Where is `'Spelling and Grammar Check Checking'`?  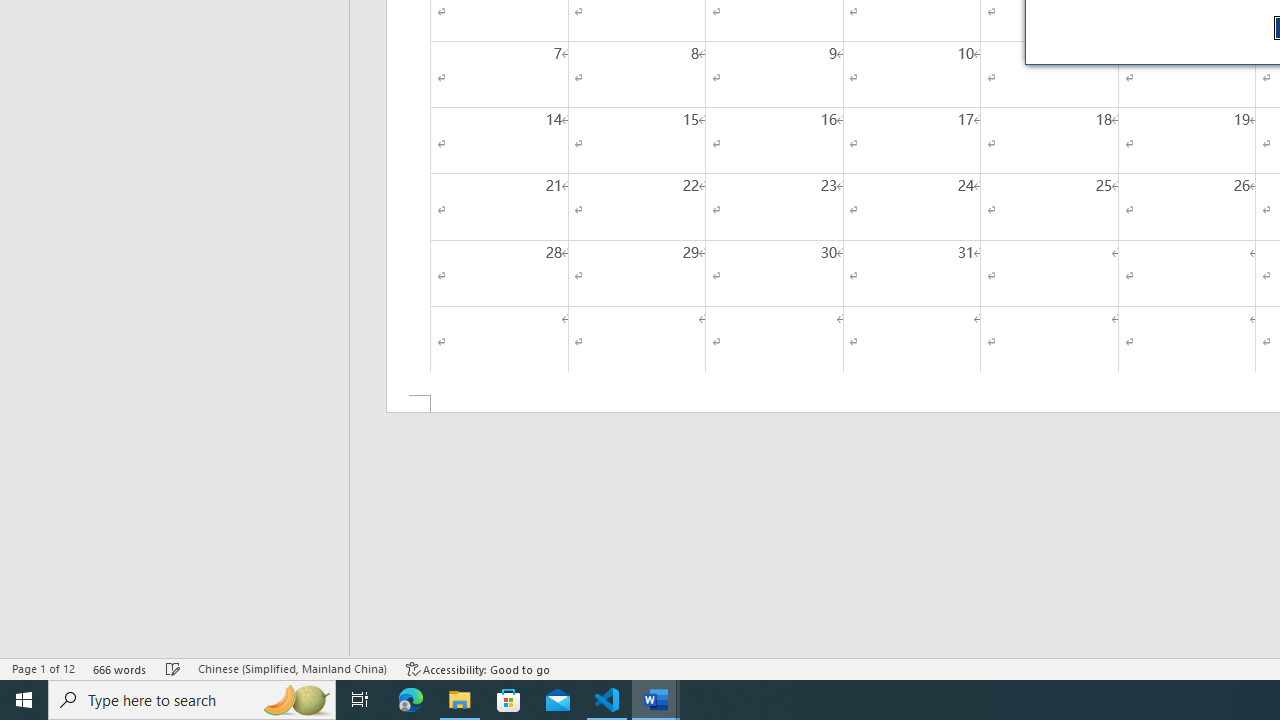
'Spelling and Grammar Check Checking' is located at coordinates (173, 669).